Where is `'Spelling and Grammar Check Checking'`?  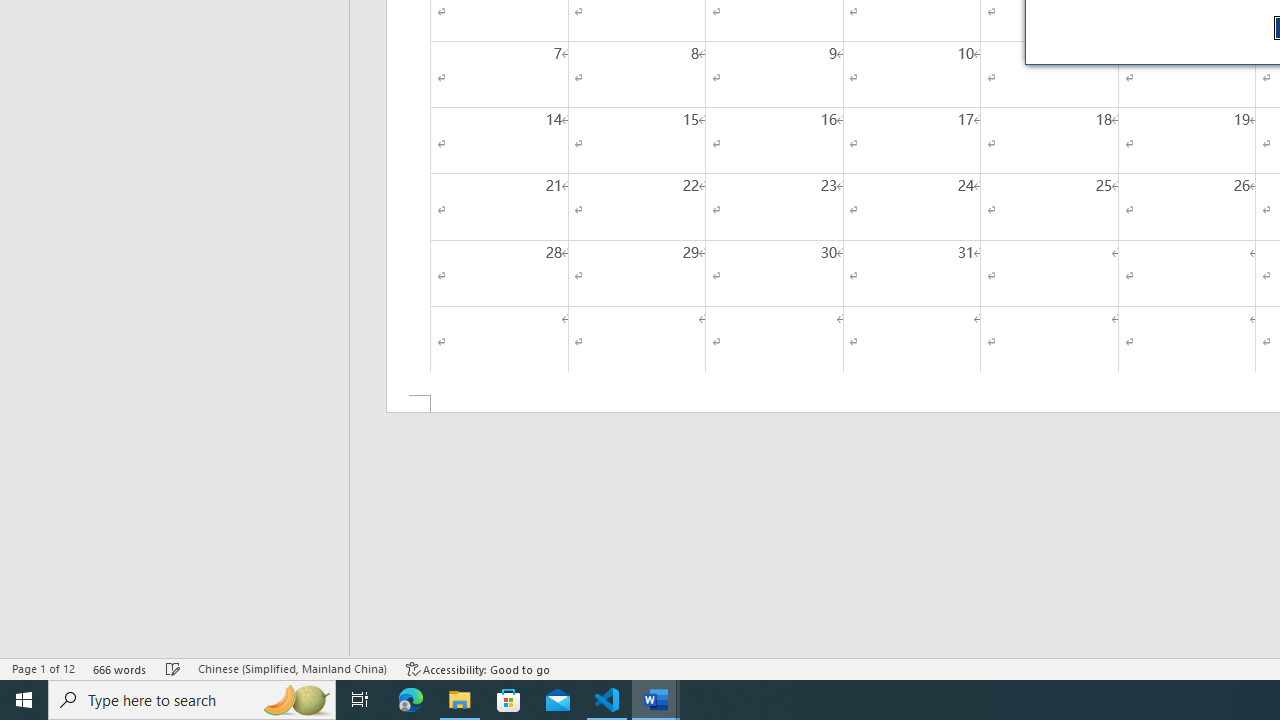
'Spelling and Grammar Check Checking' is located at coordinates (173, 669).